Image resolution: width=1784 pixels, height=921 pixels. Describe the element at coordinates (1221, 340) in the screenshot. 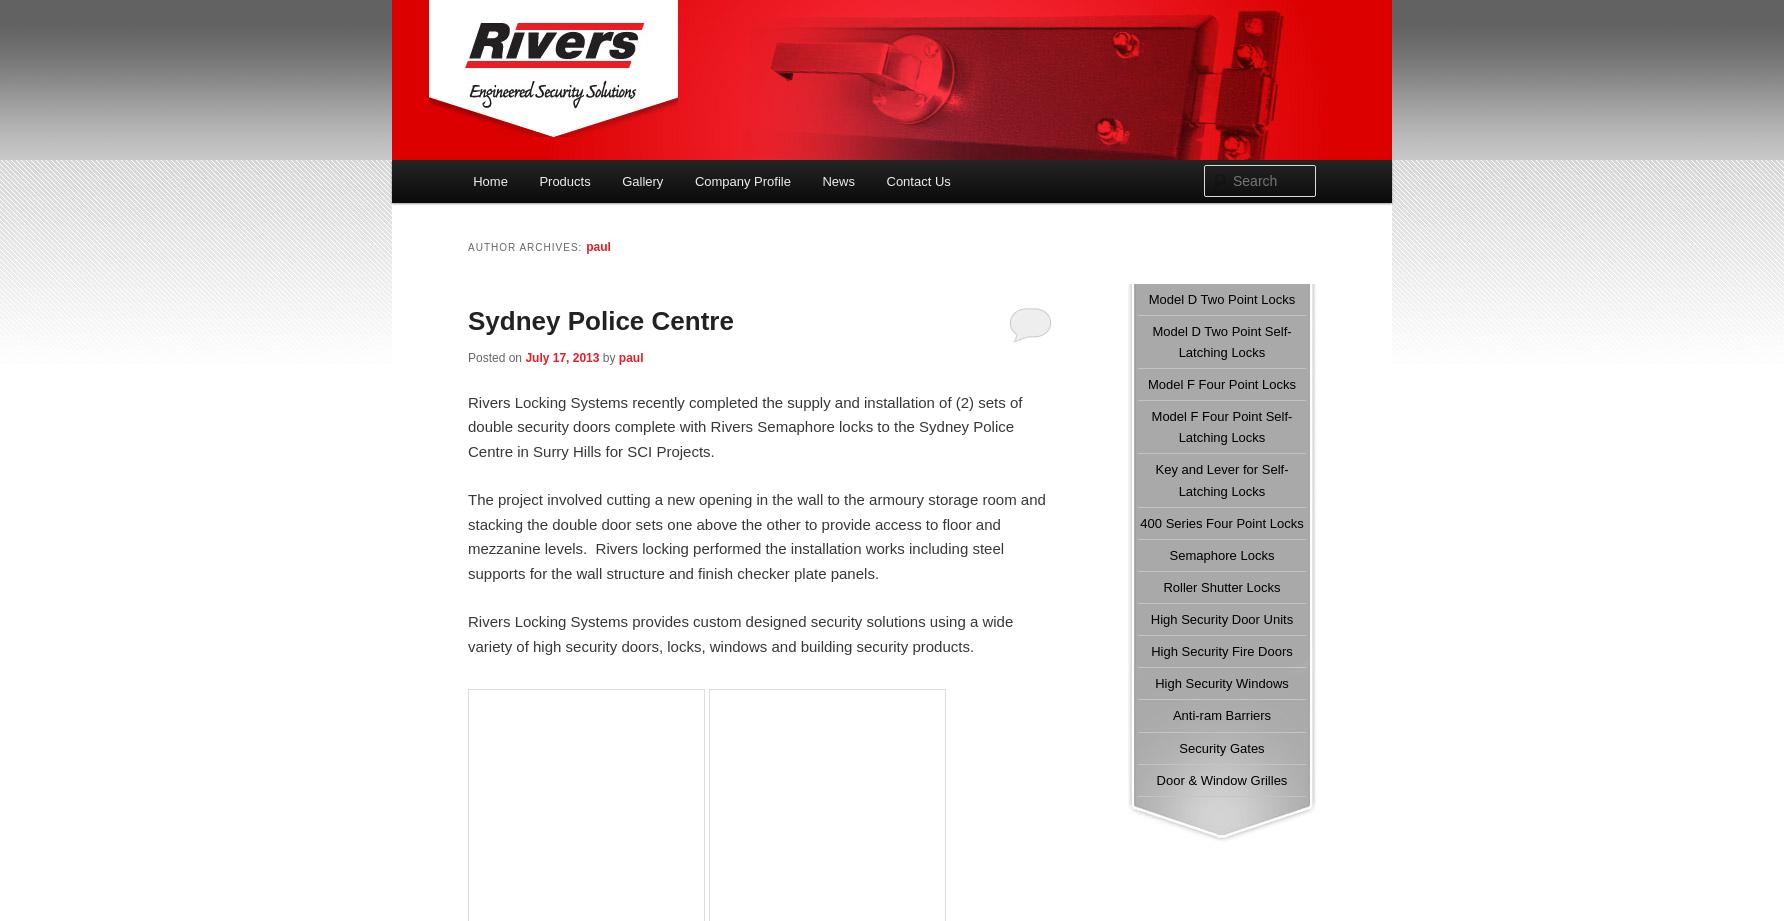

I see `'Model D Two Point Self-Latching Locks'` at that location.